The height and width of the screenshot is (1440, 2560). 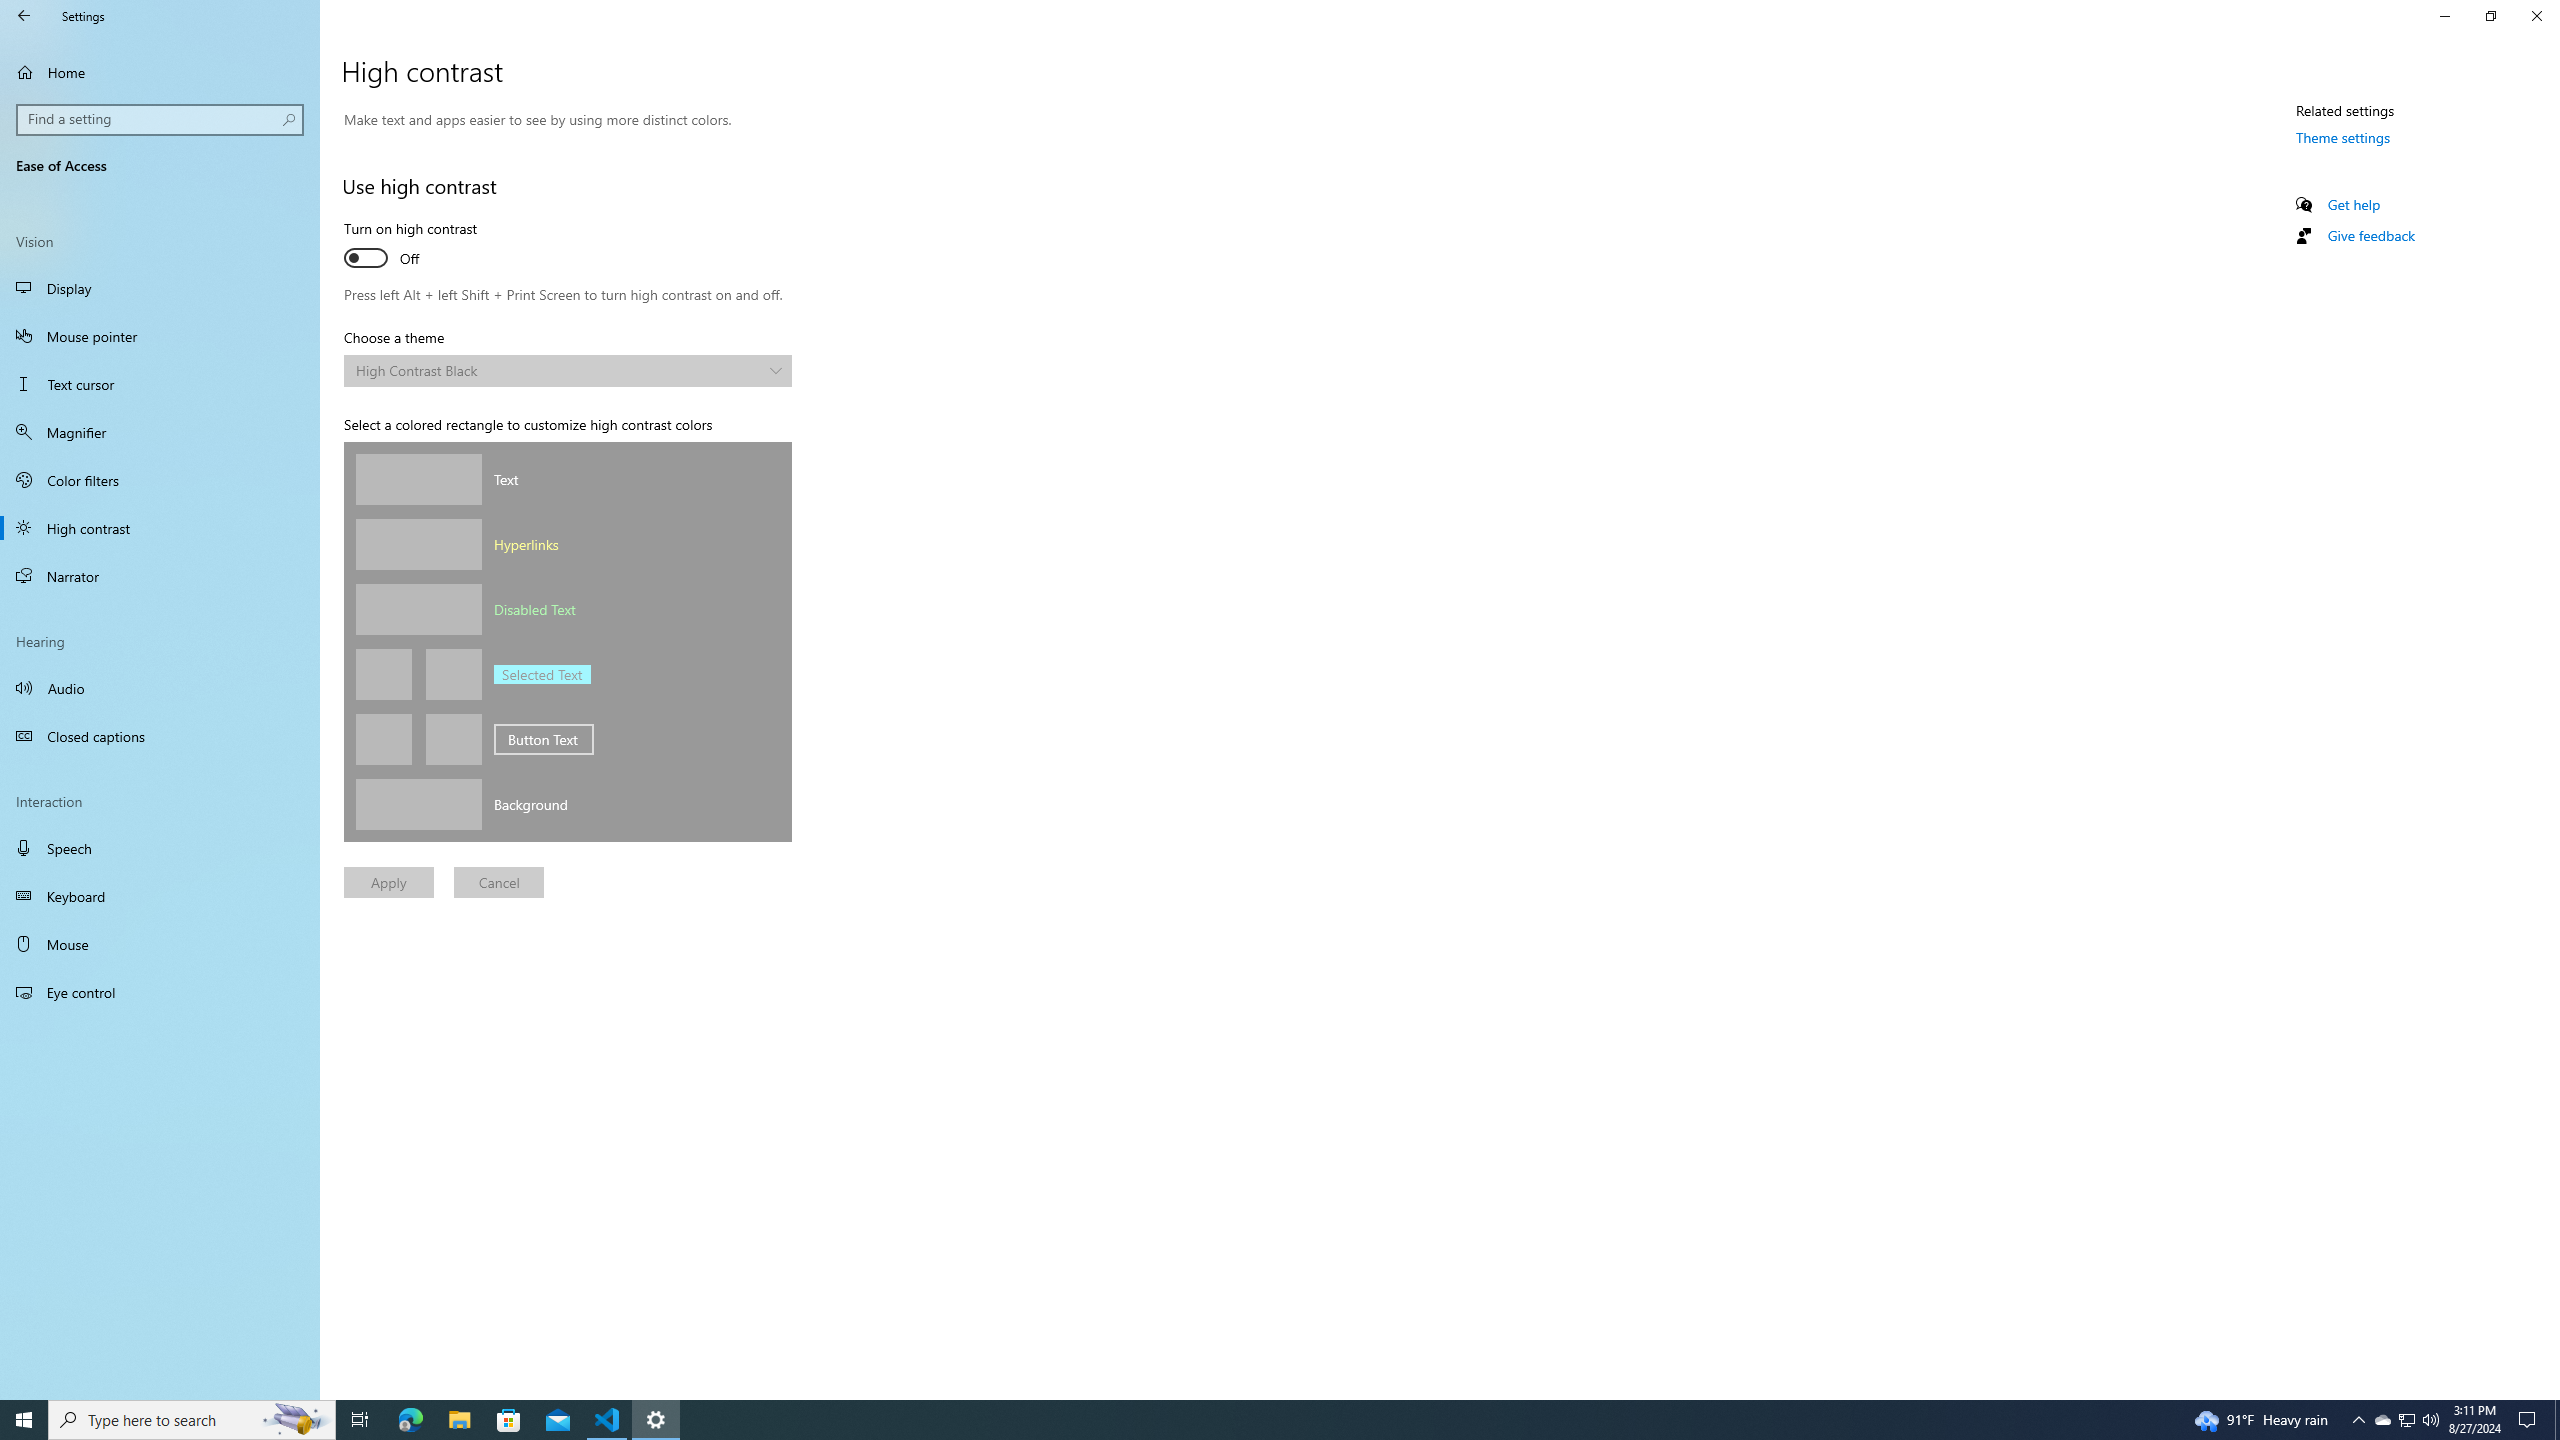 I want to click on 'Speech', so click(x=159, y=847).